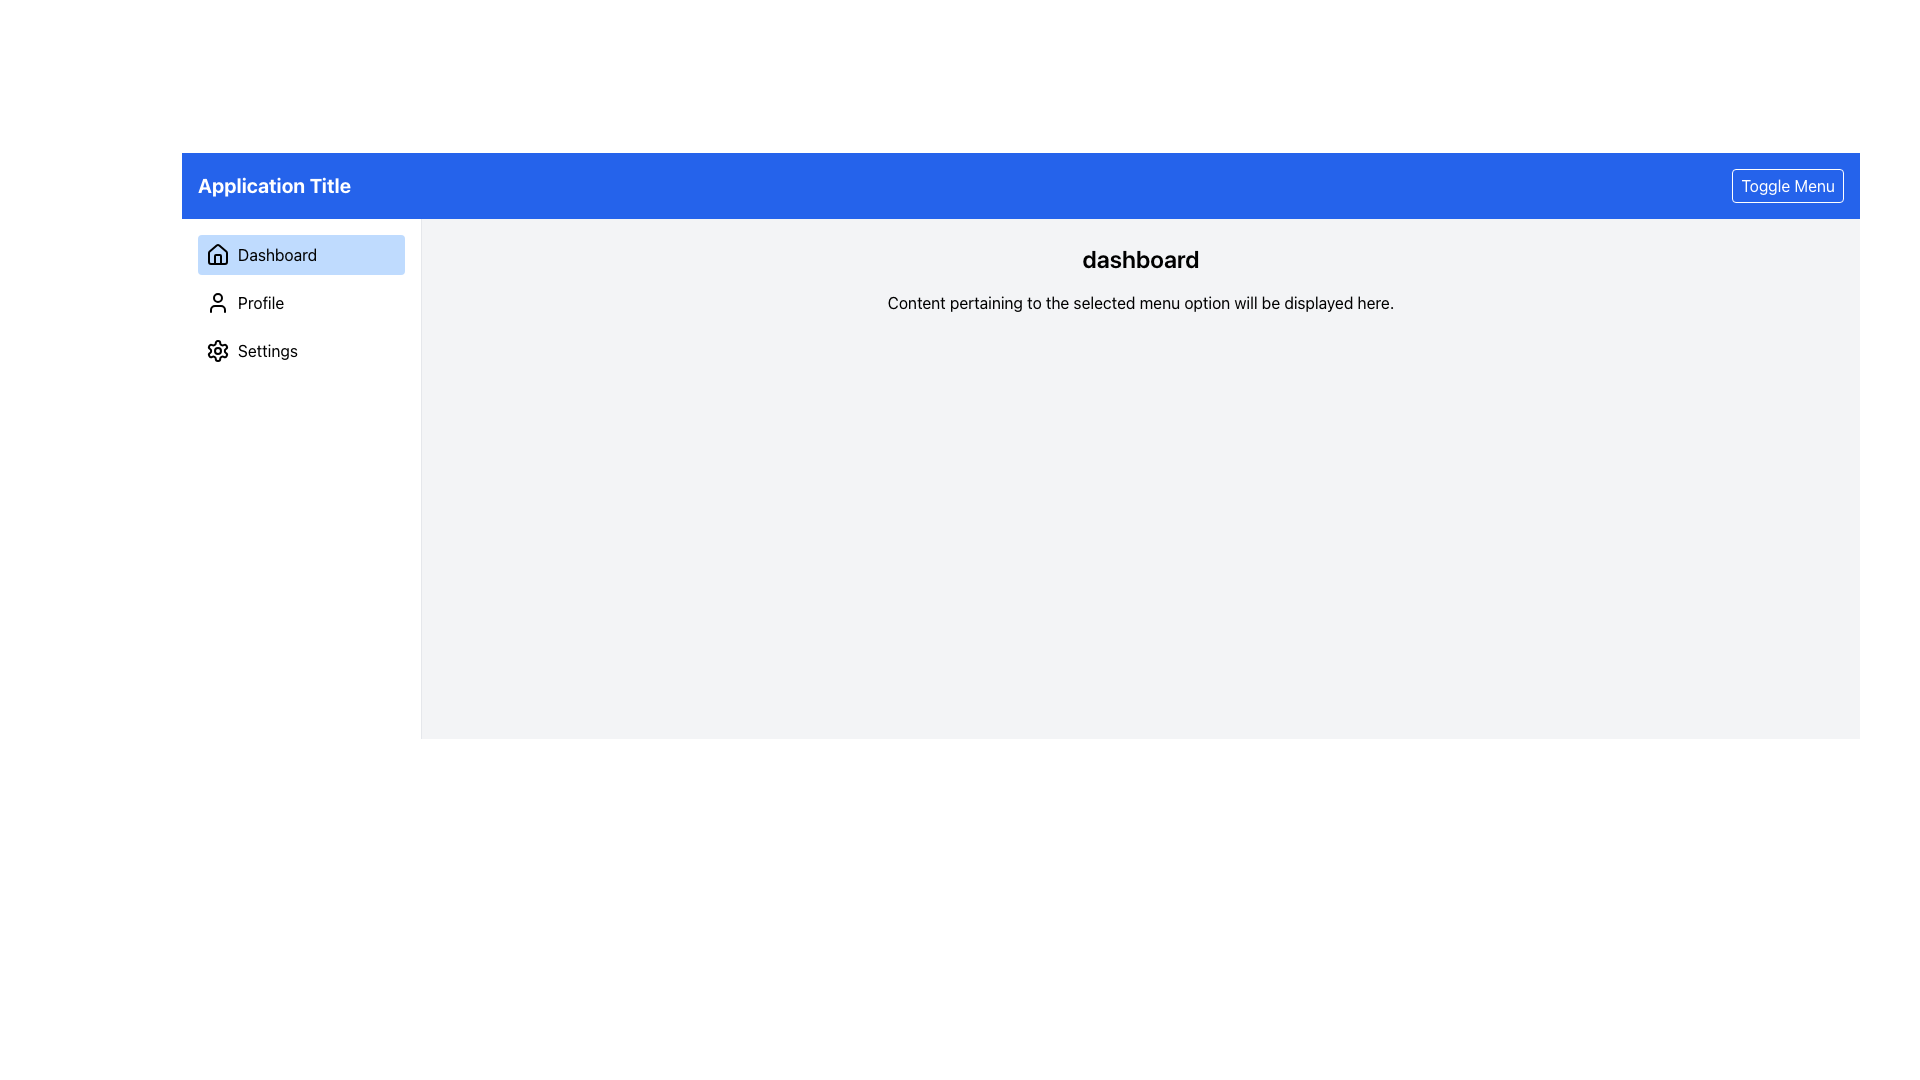  I want to click on the 'Dashboard' menu item, which is the first item in the vertical menu list on the left side of the interface, to observe hover effects, so click(300, 253).